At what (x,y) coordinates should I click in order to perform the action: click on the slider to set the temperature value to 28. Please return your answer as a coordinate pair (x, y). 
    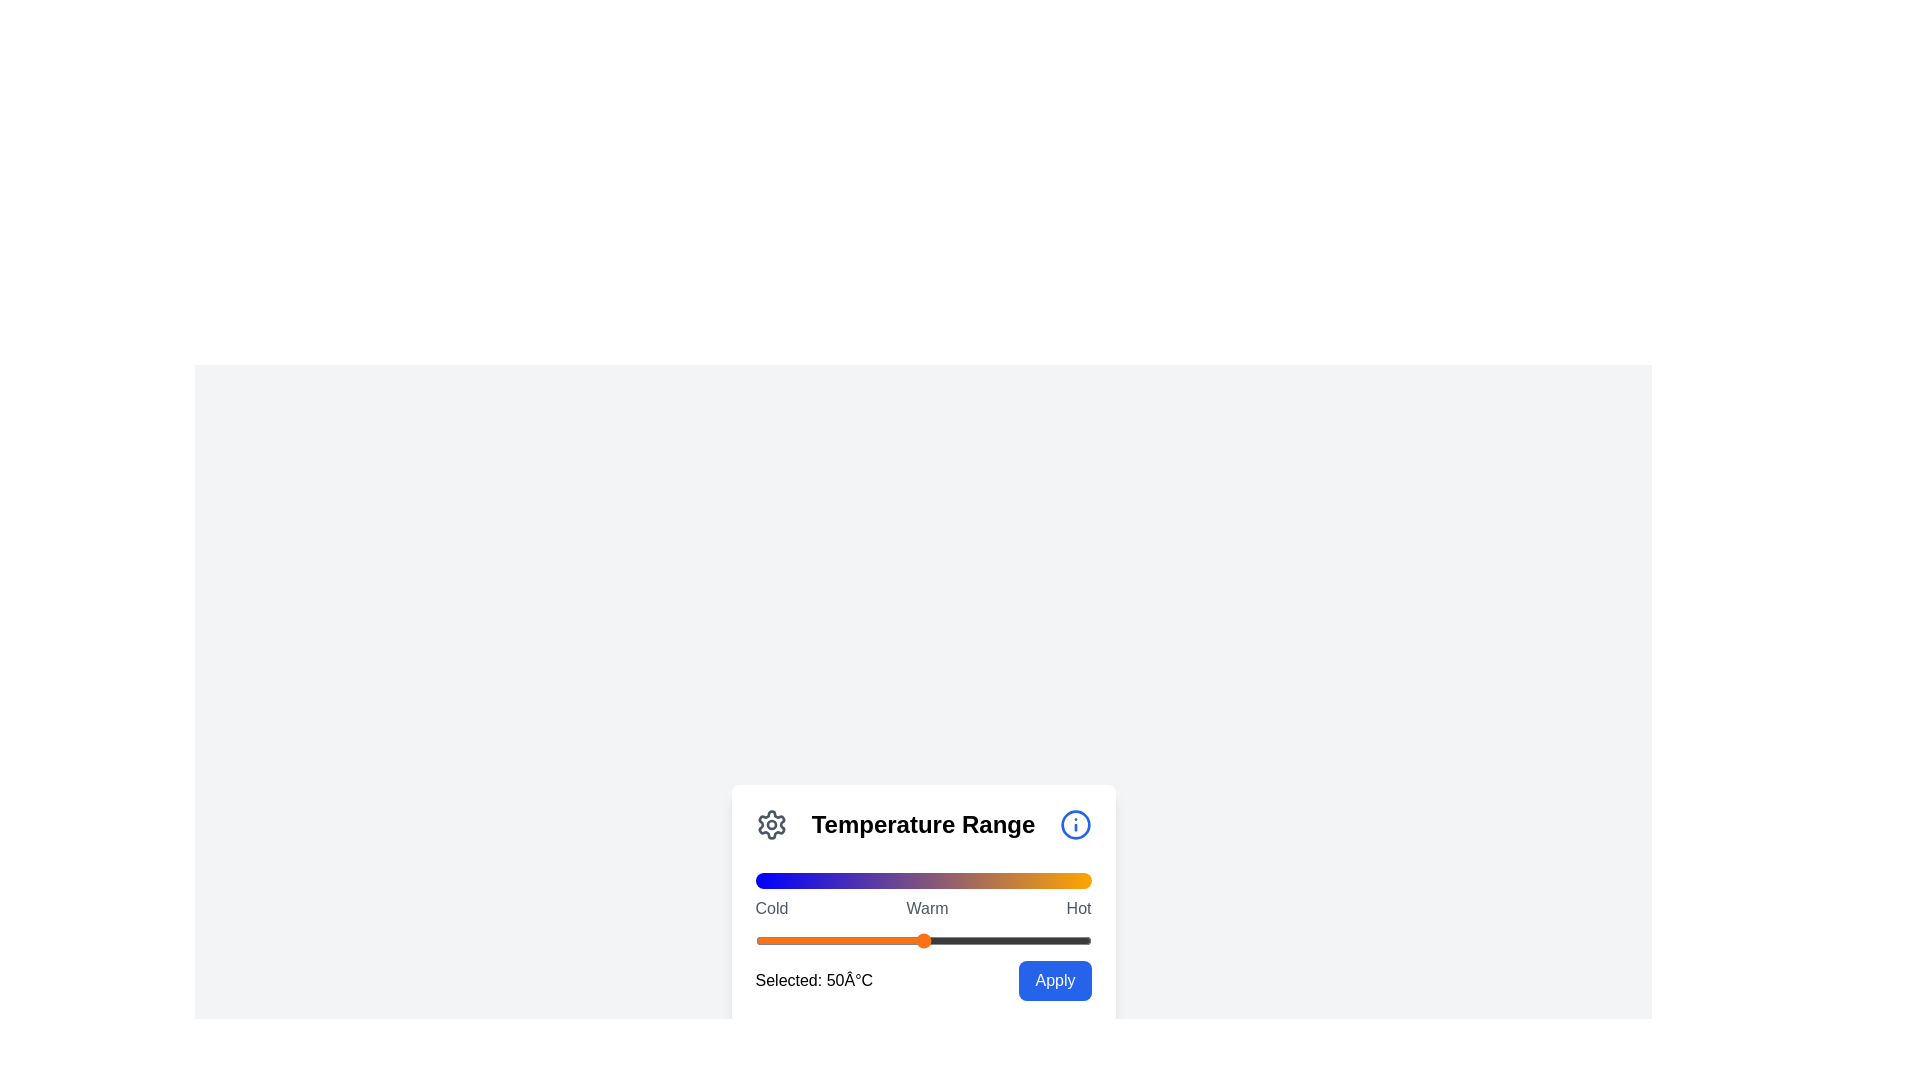
    Looking at the image, I should click on (849, 941).